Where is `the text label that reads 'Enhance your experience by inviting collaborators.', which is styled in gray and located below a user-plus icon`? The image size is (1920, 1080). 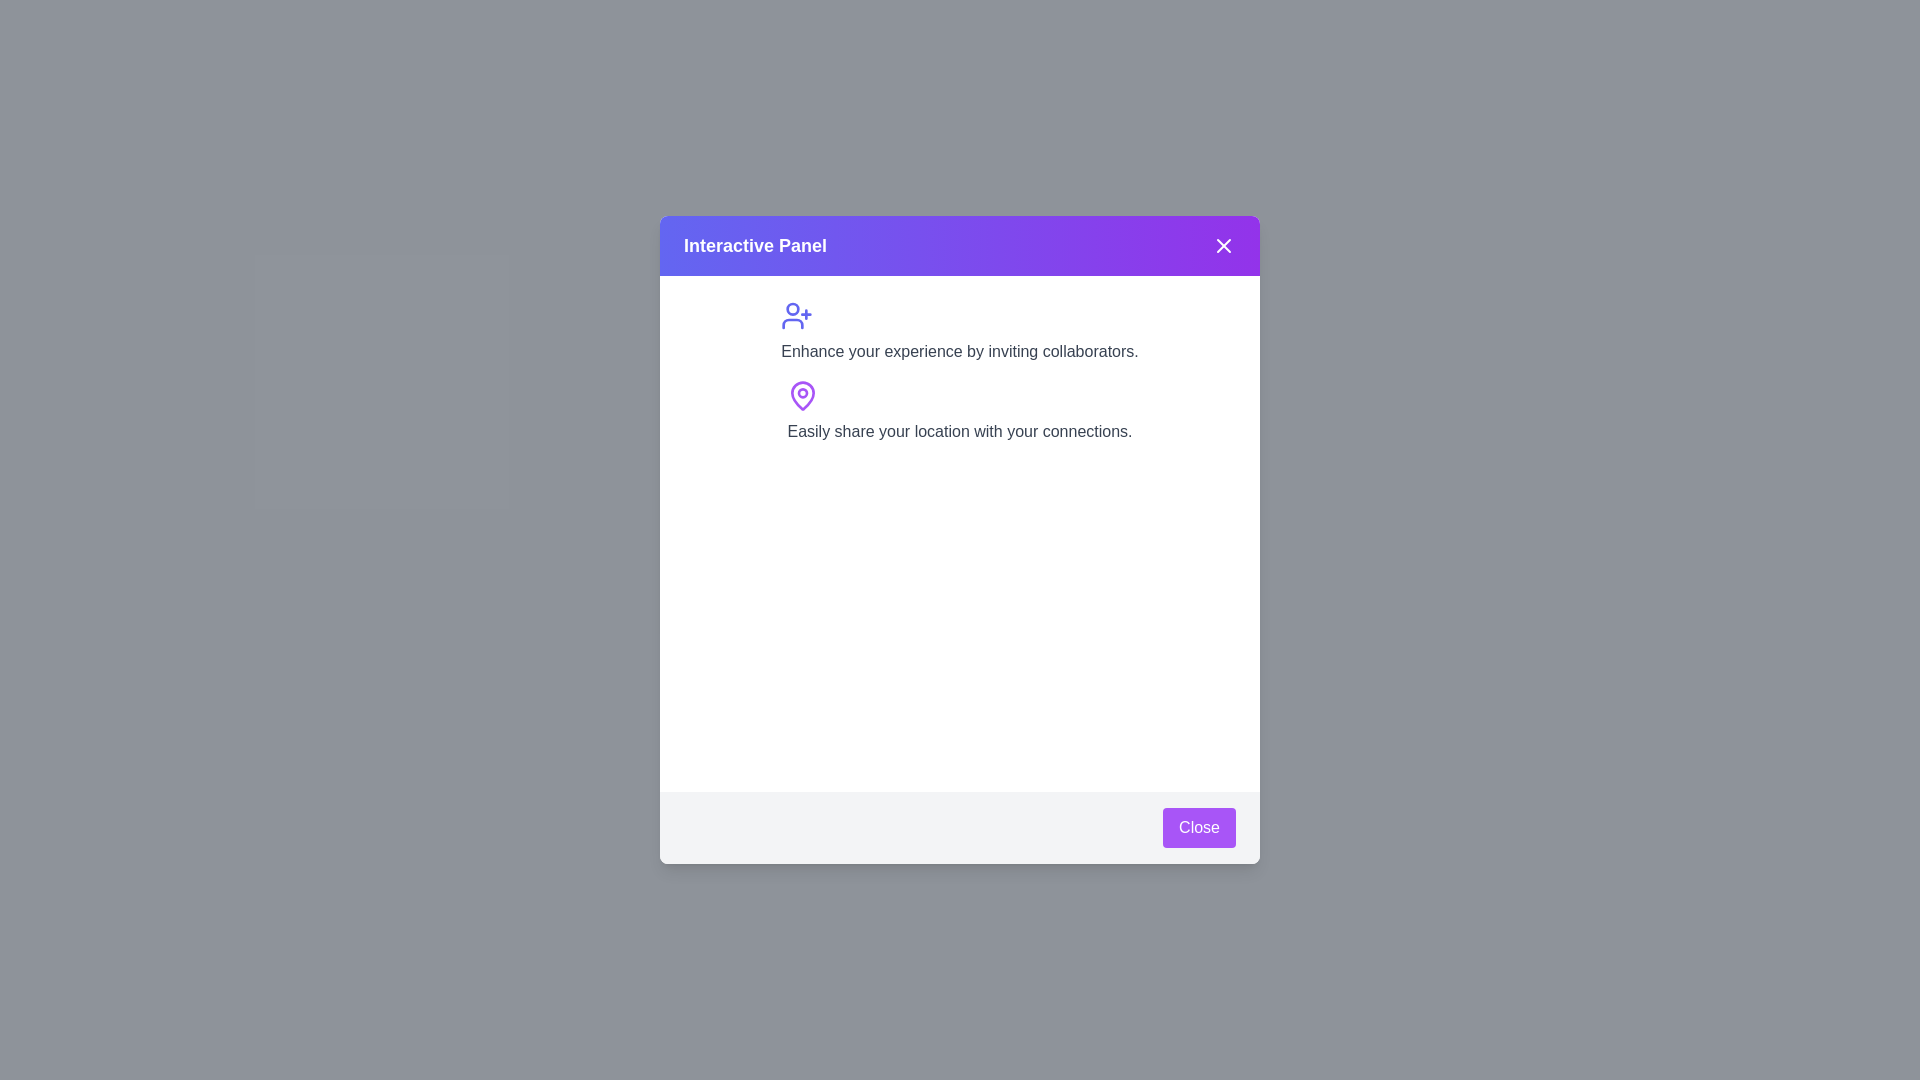
the text label that reads 'Enhance your experience by inviting collaborators.', which is styled in gray and located below a user-plus icon is located at coordinates (960, 350).